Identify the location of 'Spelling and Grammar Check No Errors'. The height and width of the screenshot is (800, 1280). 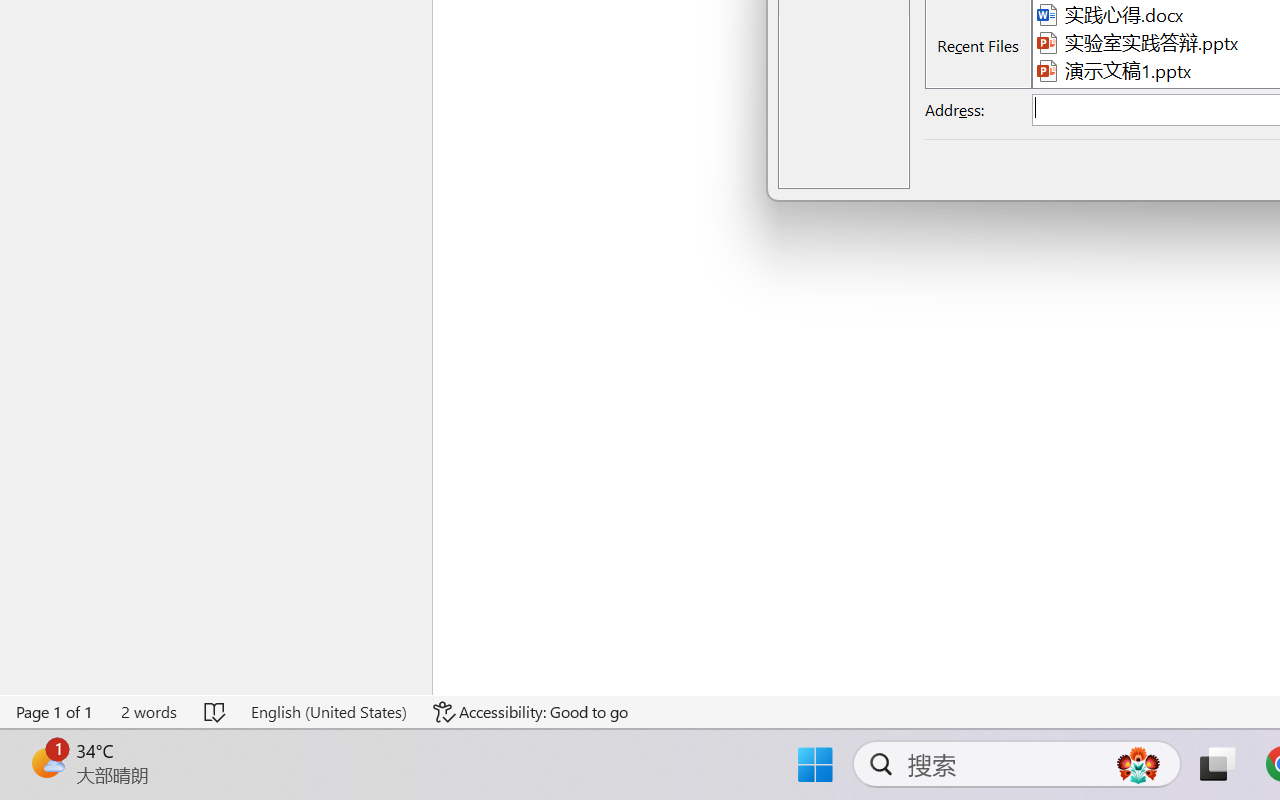
(216, 711).